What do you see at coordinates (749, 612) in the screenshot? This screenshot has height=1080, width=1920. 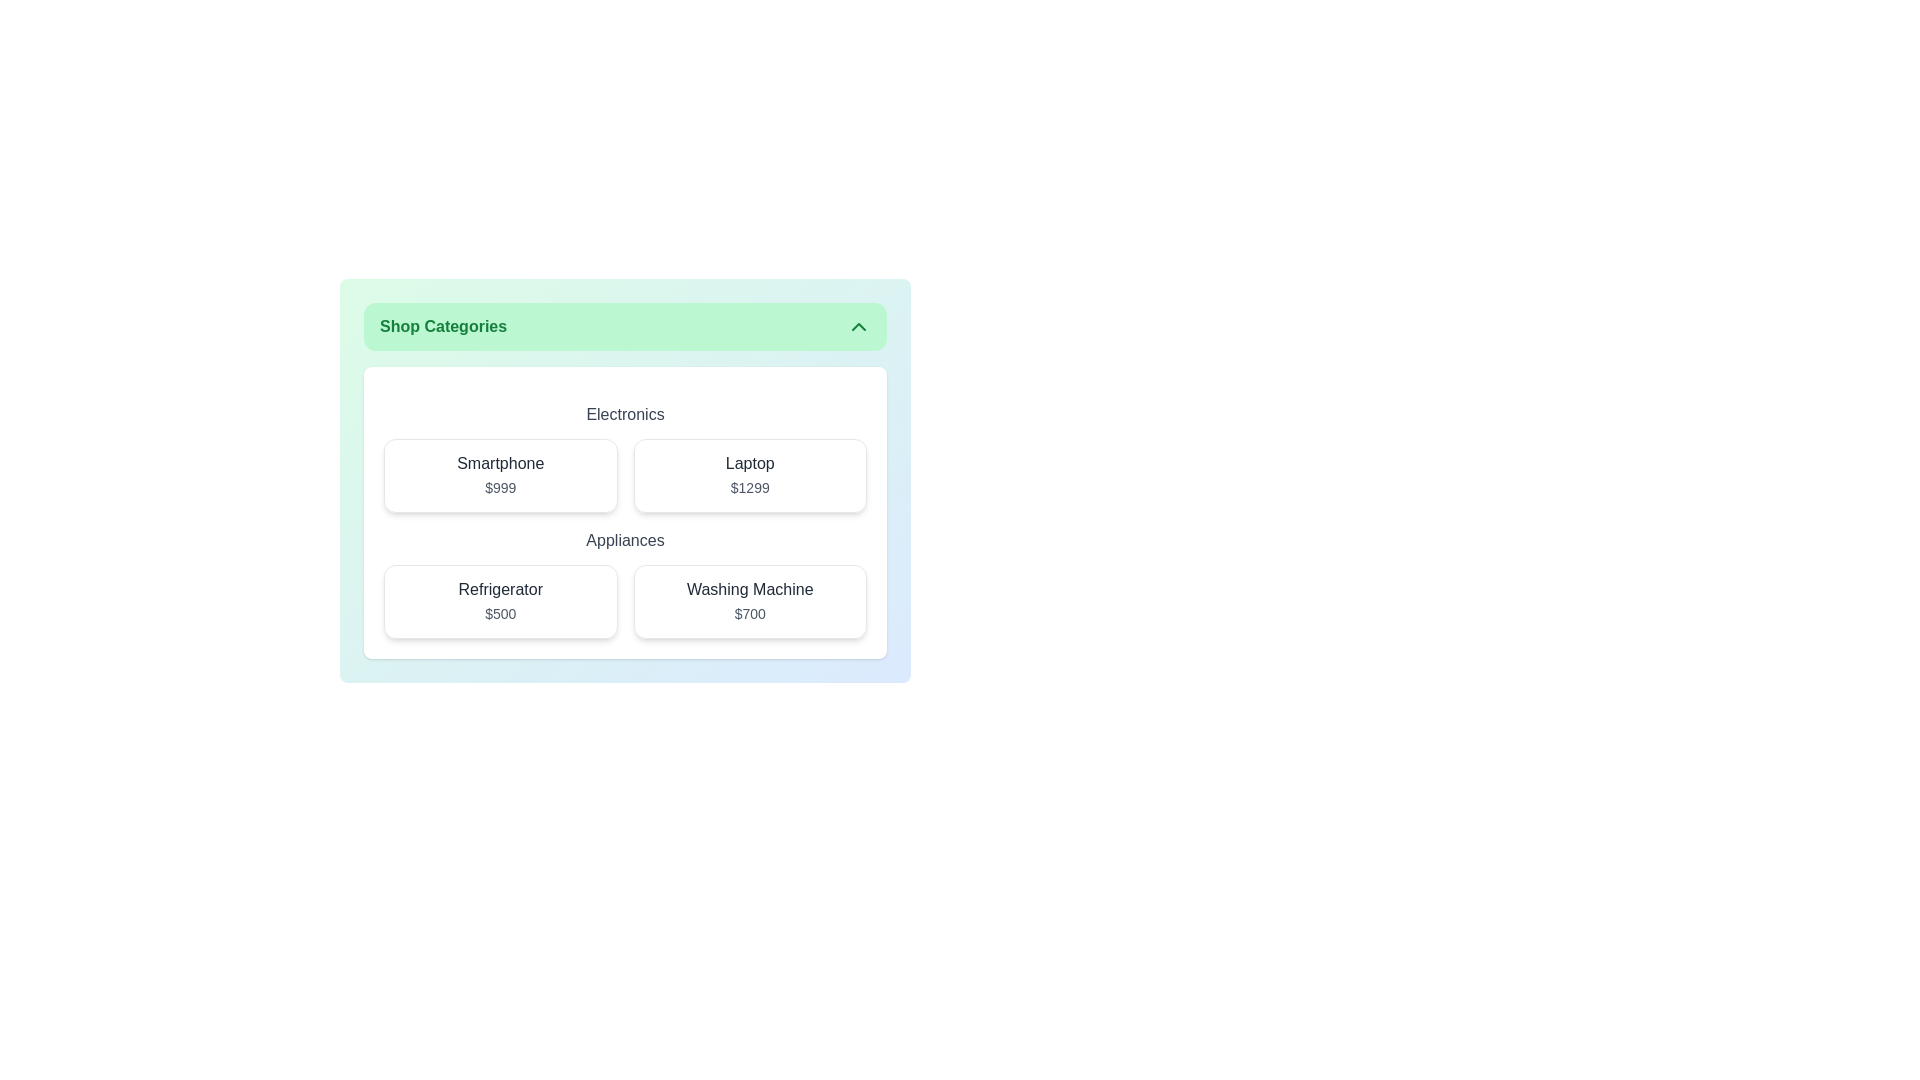 I see `the price label displaying '$700', which is located directly below the 'Washing Machine' label in the bottom-right section of the grid layout under the 'Appliances' category` at bounding box center [749, 612].